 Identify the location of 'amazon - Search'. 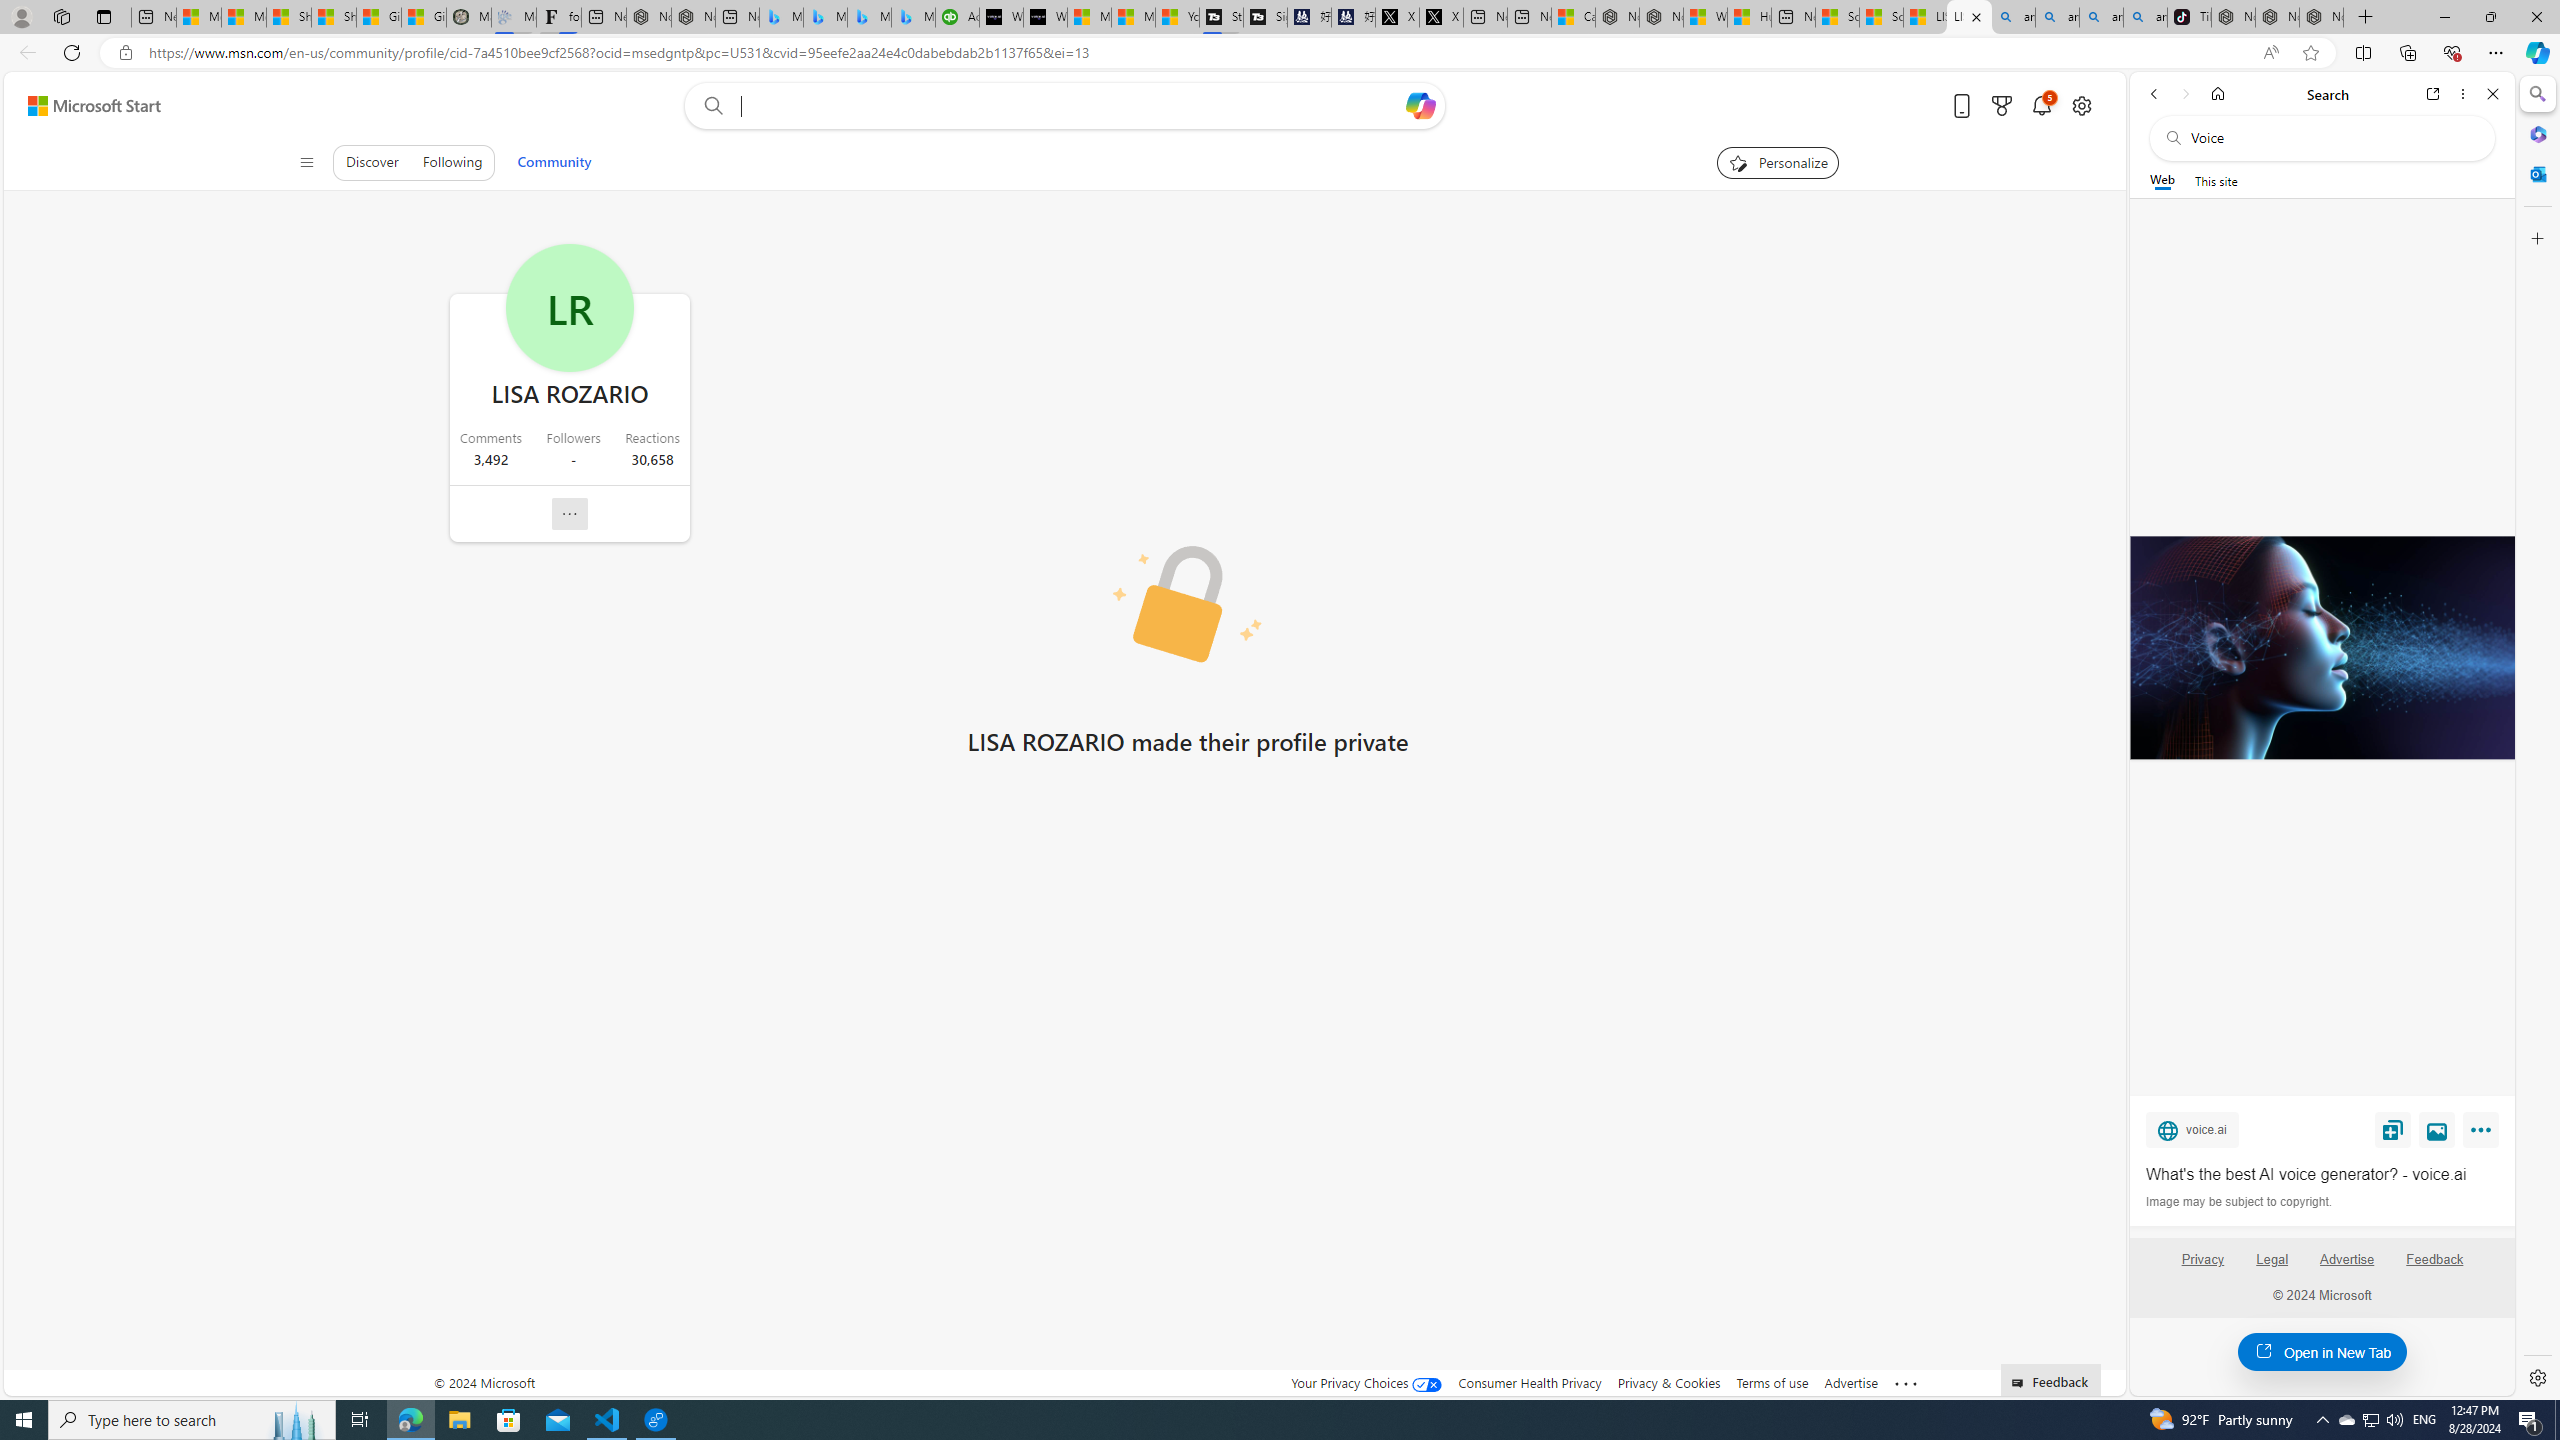
(2058, 16).